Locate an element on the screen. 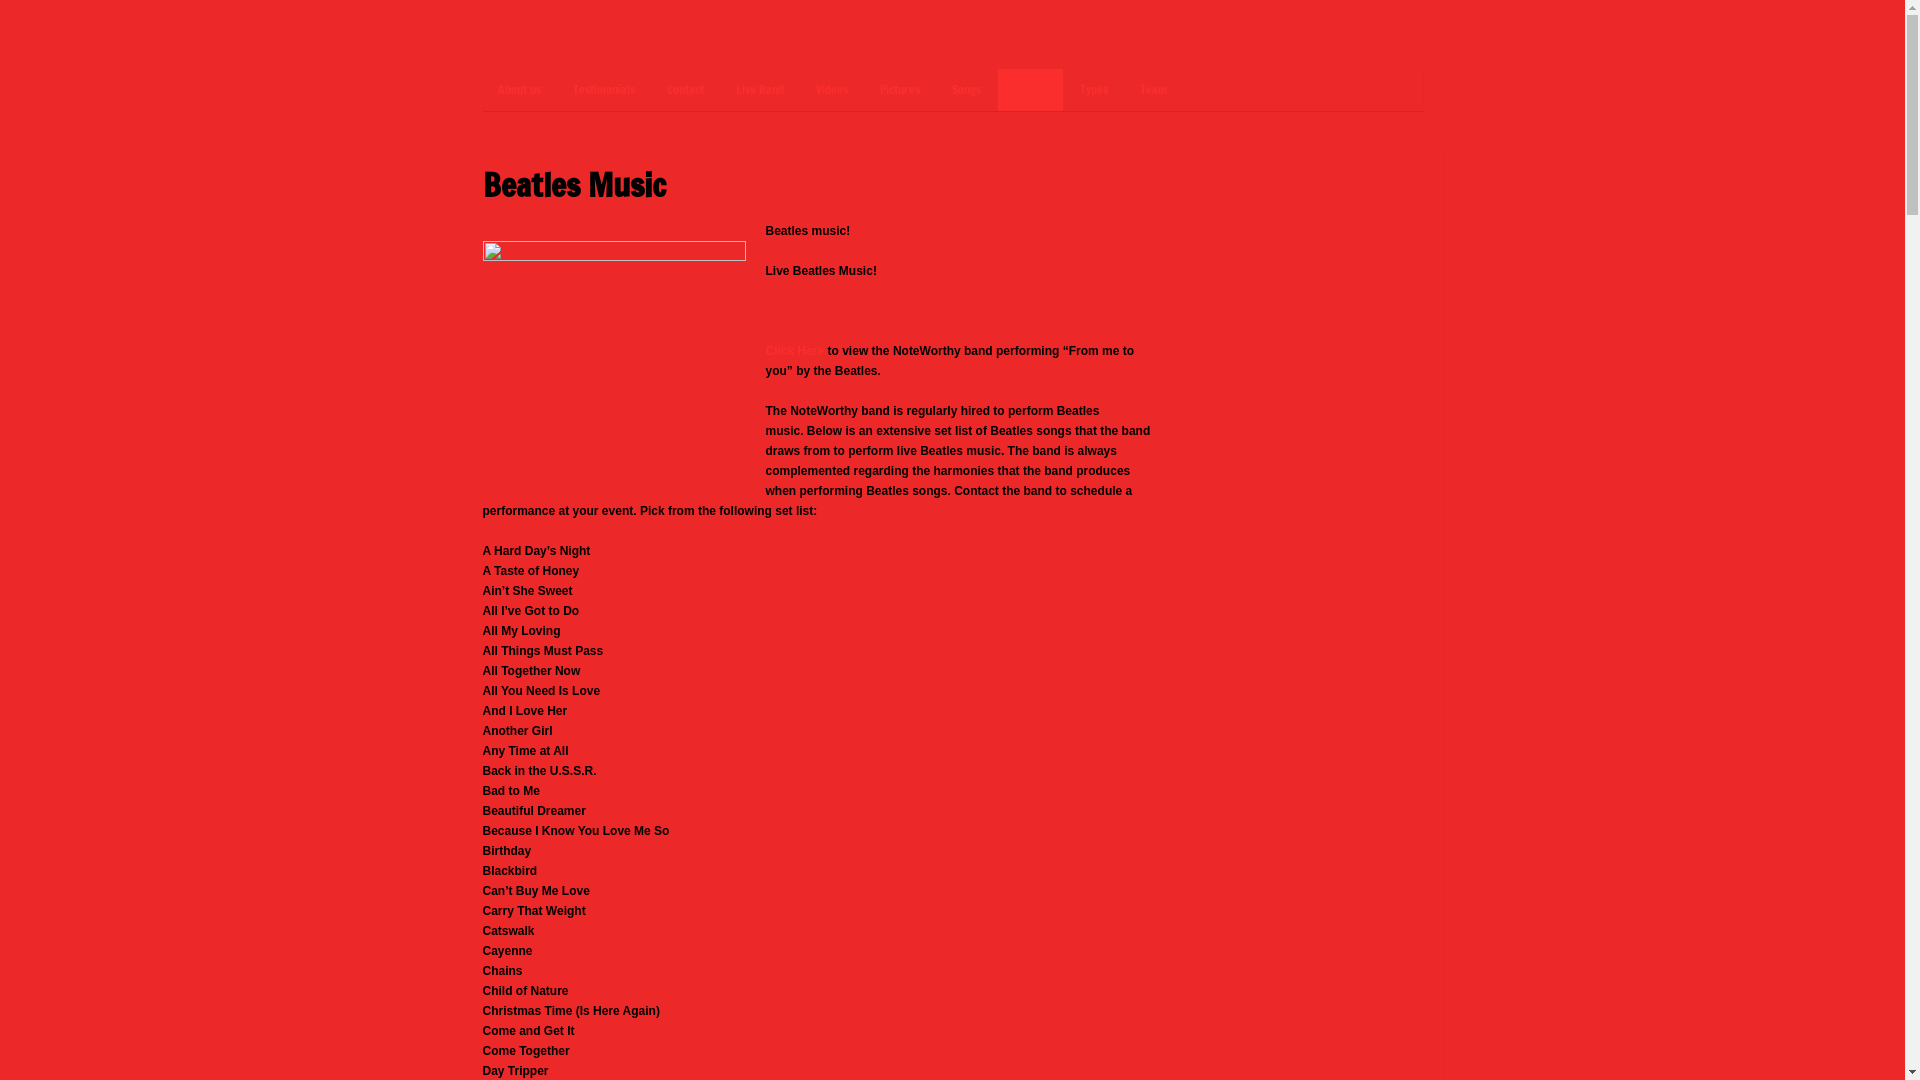 The image size is (1920, 1080). 'Click Here' is located at coordinates (794, 350).